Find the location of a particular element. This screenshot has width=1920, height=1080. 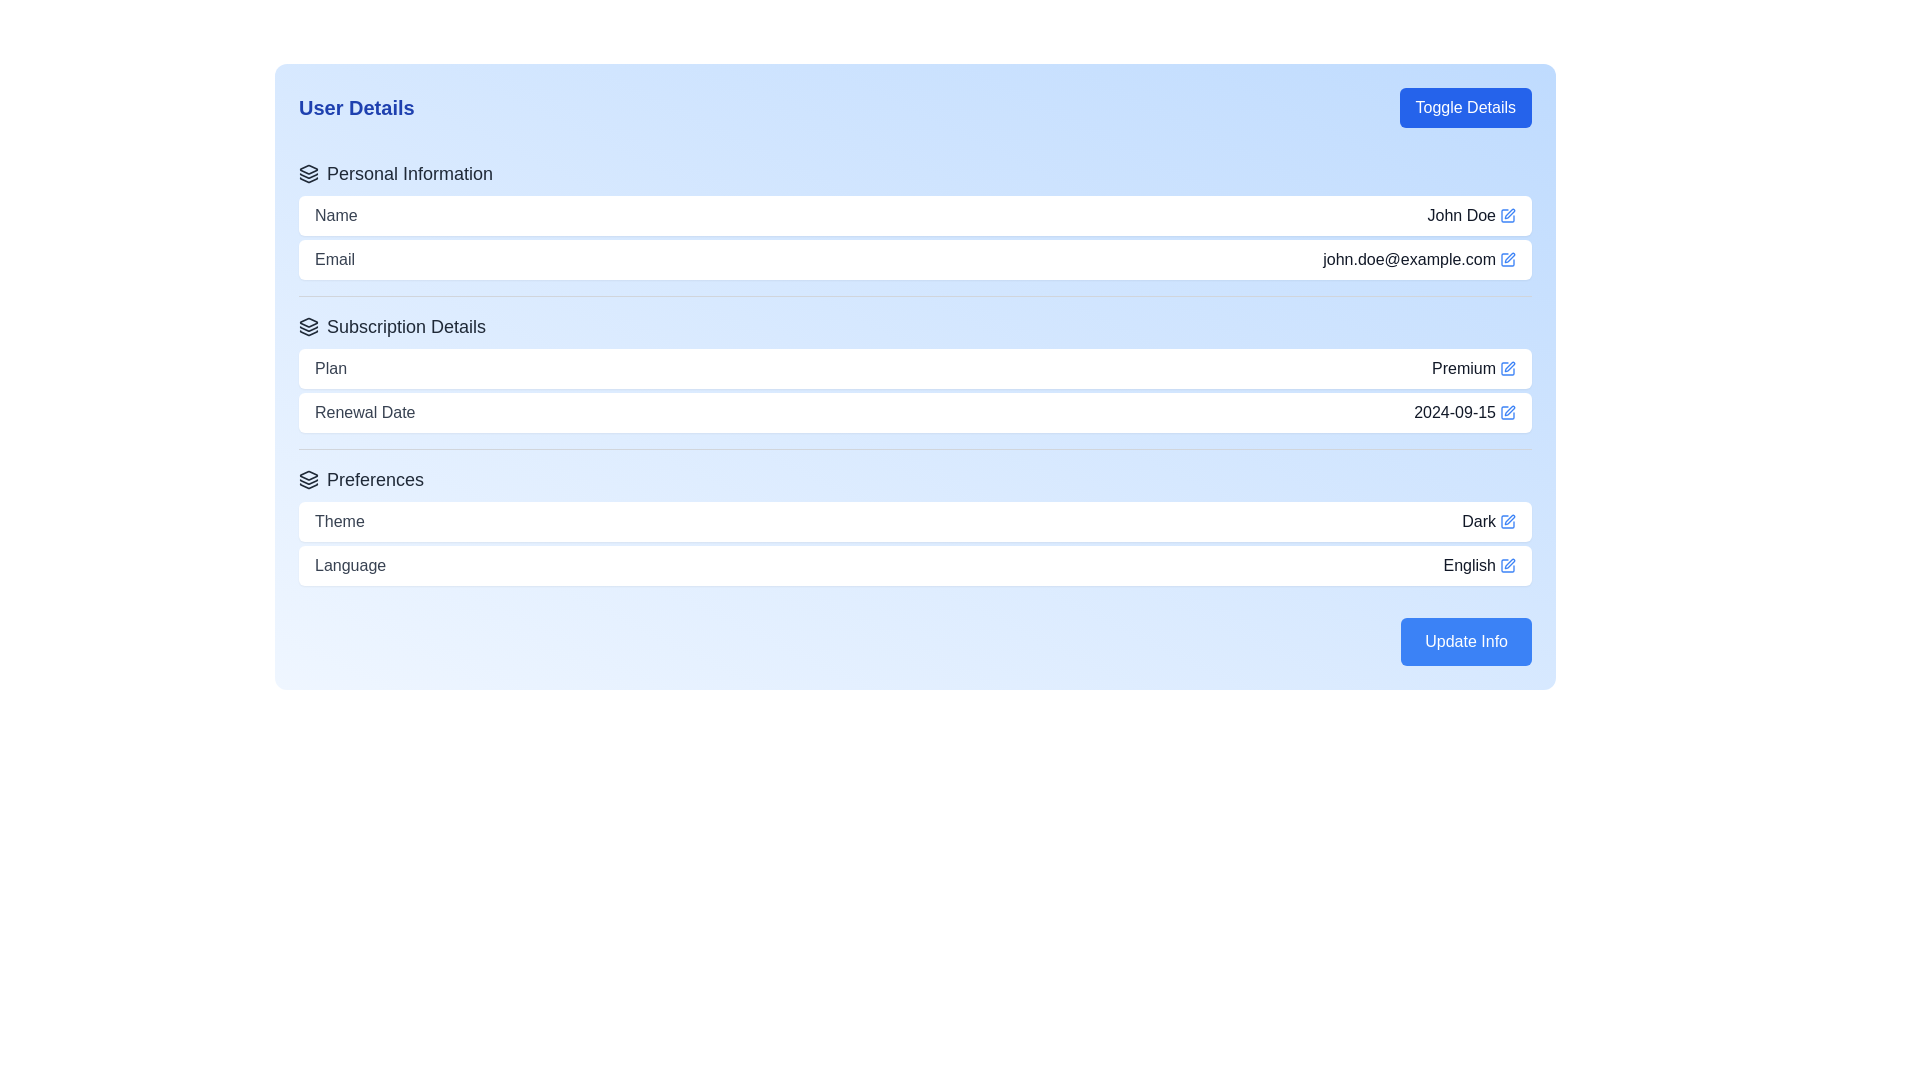

the bottom-most triangle icon, which is part of a stacked group of three triangles, located to the left of the 'Preferences' heading is located at coordinates (307, 486).